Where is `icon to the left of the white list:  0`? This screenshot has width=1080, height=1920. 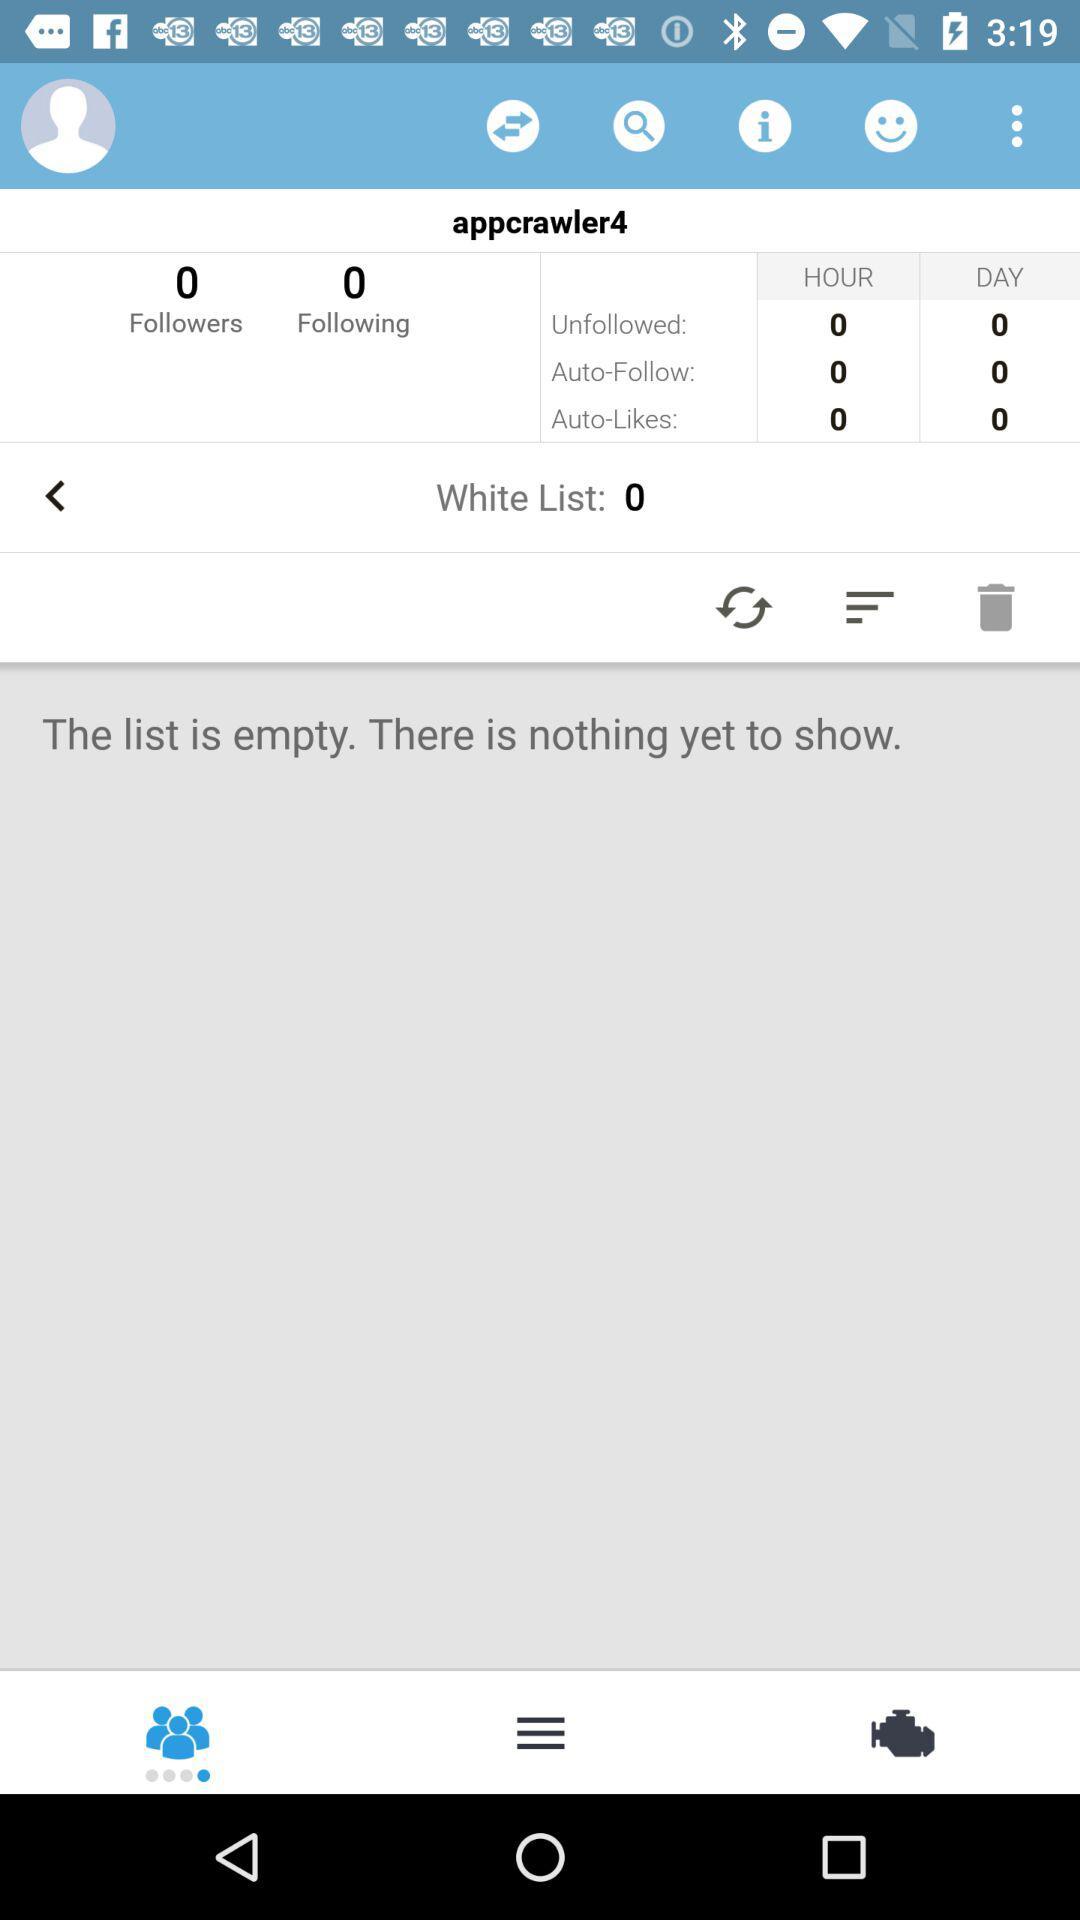
icon to the left of the white list:  0 is located at coordinates (54, 496).